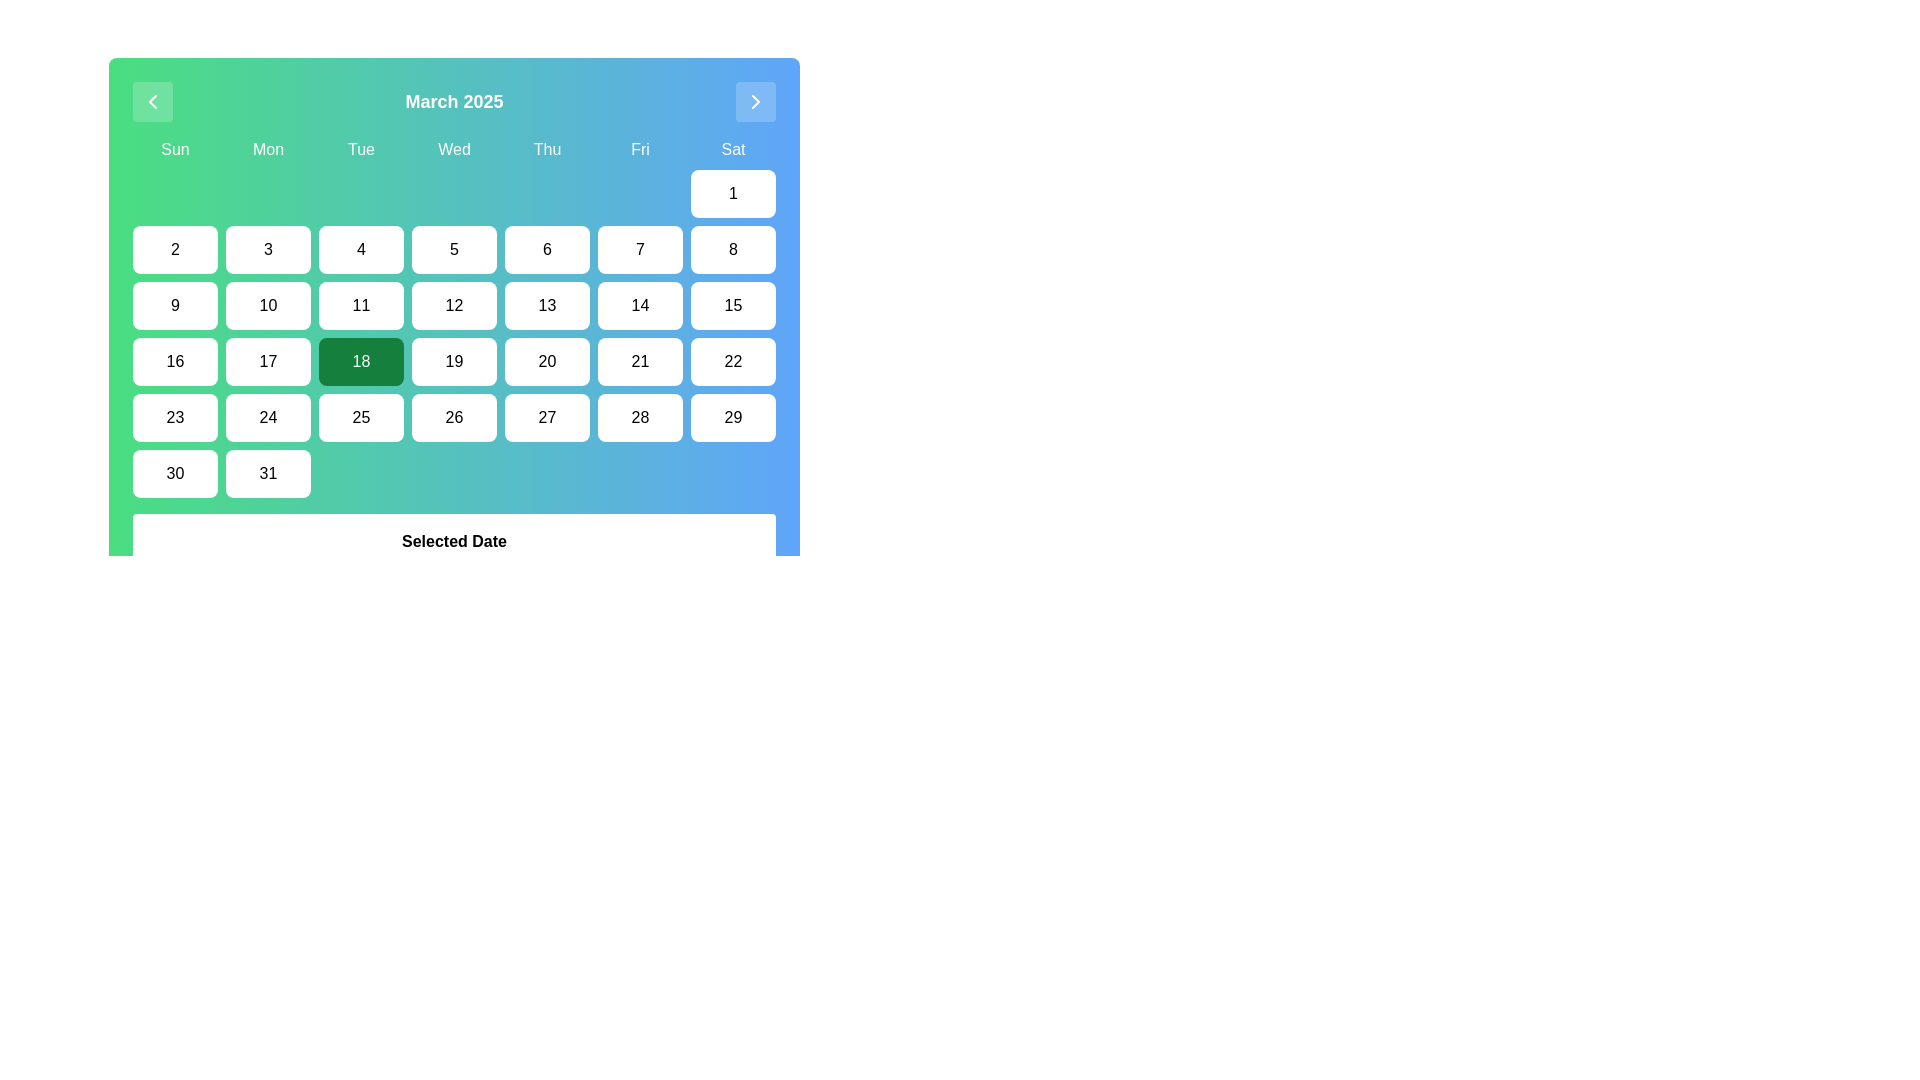 This screenshot has width=1920, height=1080. What do you see at coordinates (175, 305) in the screenshot?
I see `the date button representing '9' in the calendar to observe its hover style change` at bounding box center [175, 305].